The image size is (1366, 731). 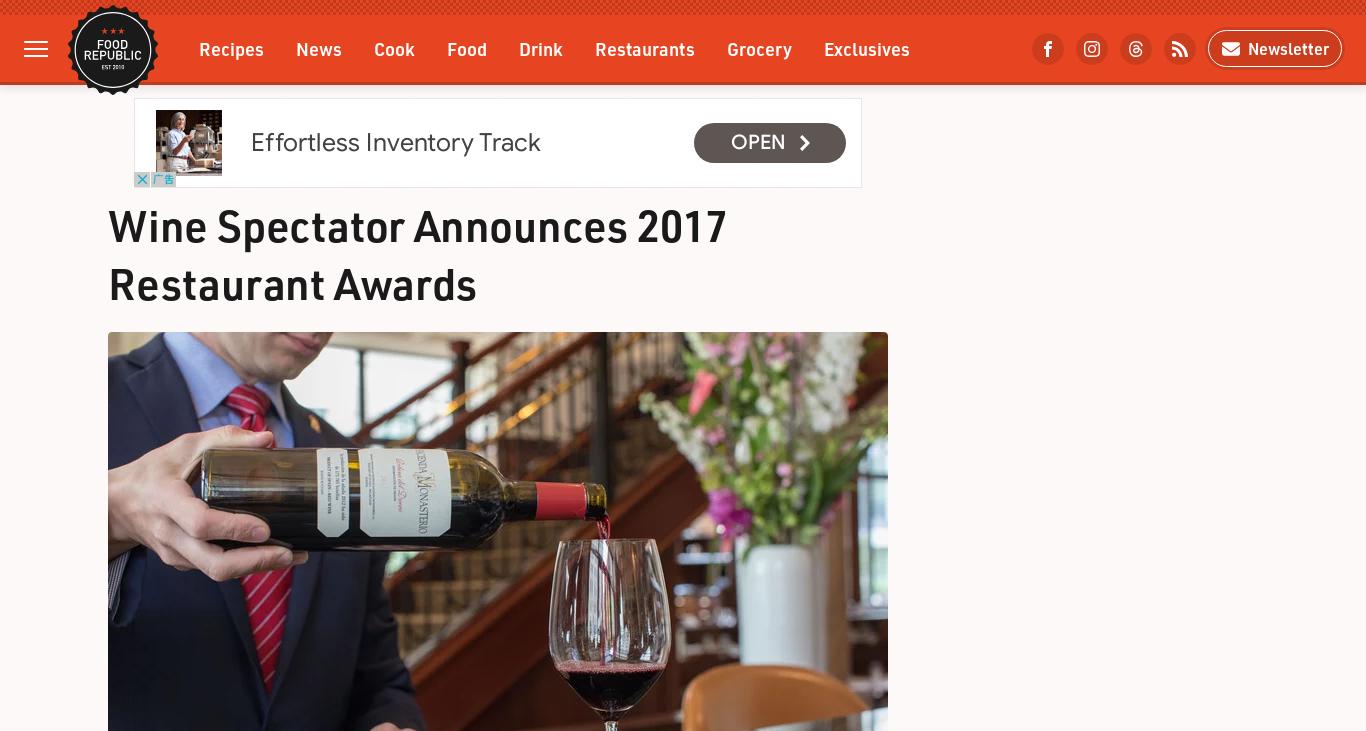 I want to click on 'Newsletter', so click(x=1244, y=46).